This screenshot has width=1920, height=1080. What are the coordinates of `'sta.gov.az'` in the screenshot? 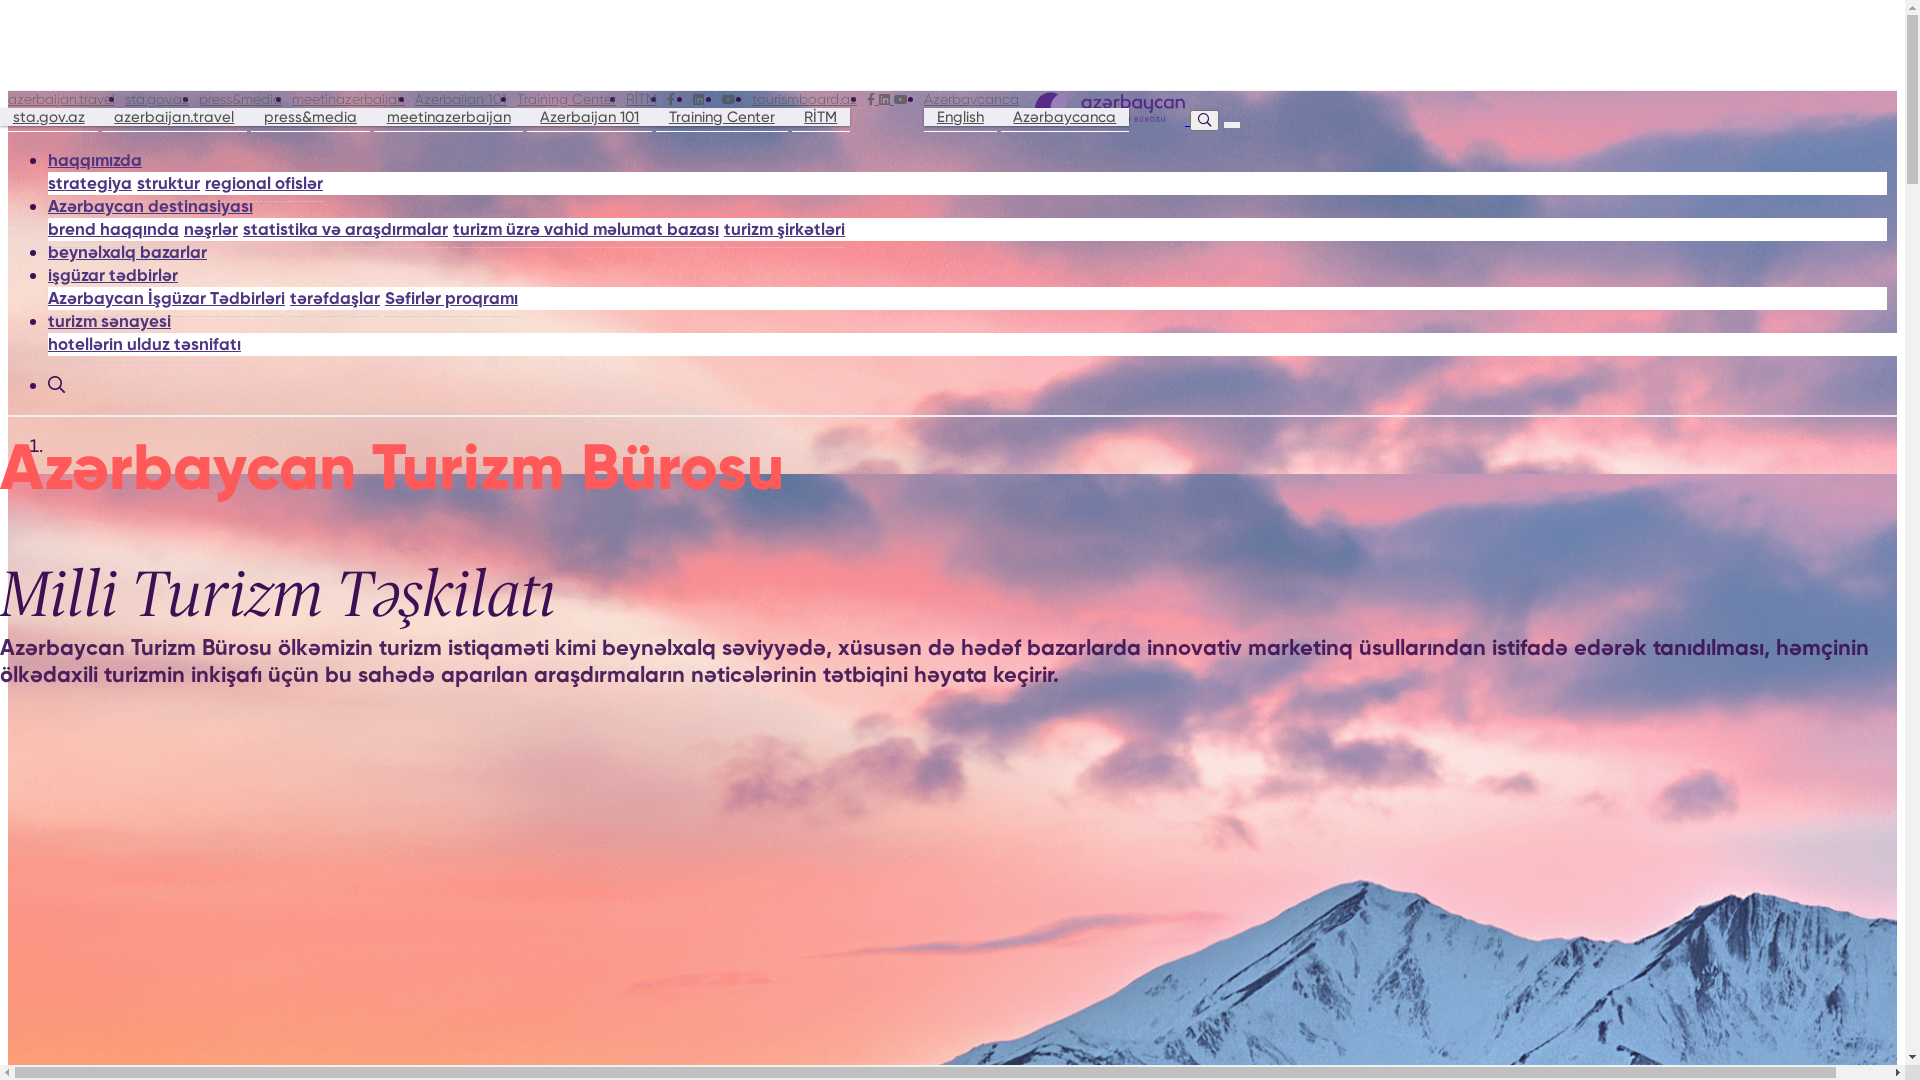 It's located at (0, 117).